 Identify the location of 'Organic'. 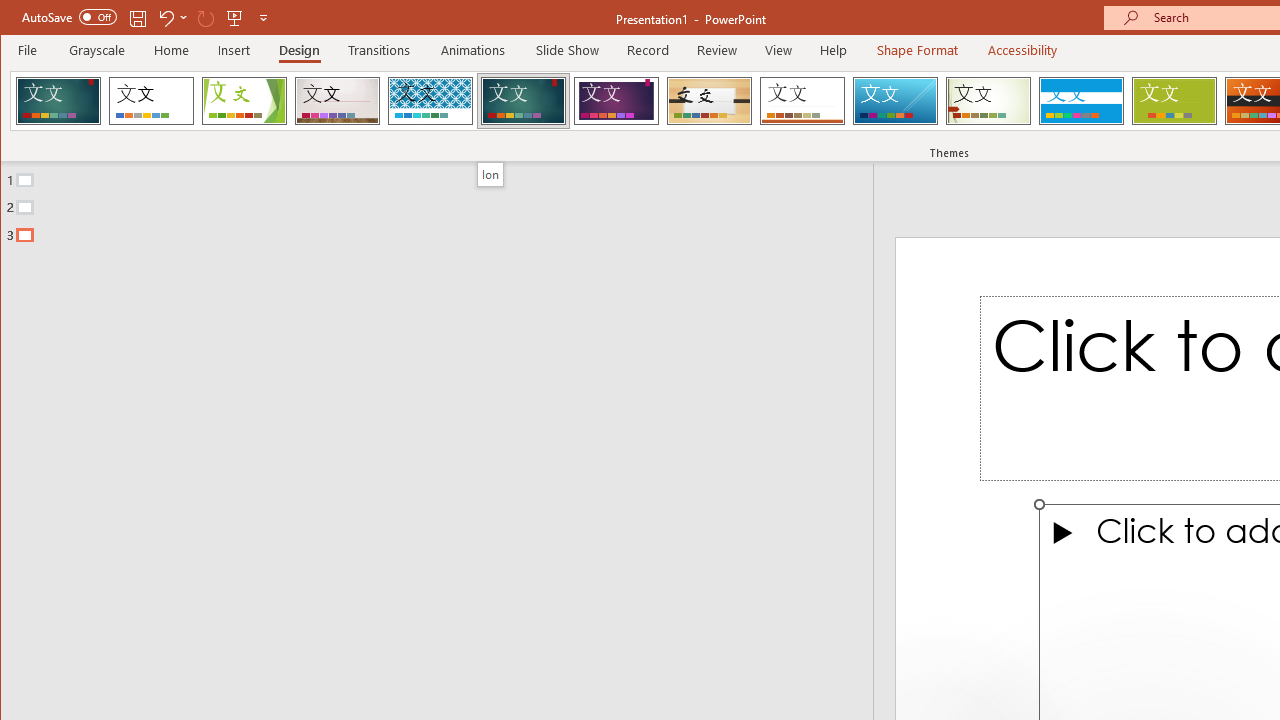
(709, 100).